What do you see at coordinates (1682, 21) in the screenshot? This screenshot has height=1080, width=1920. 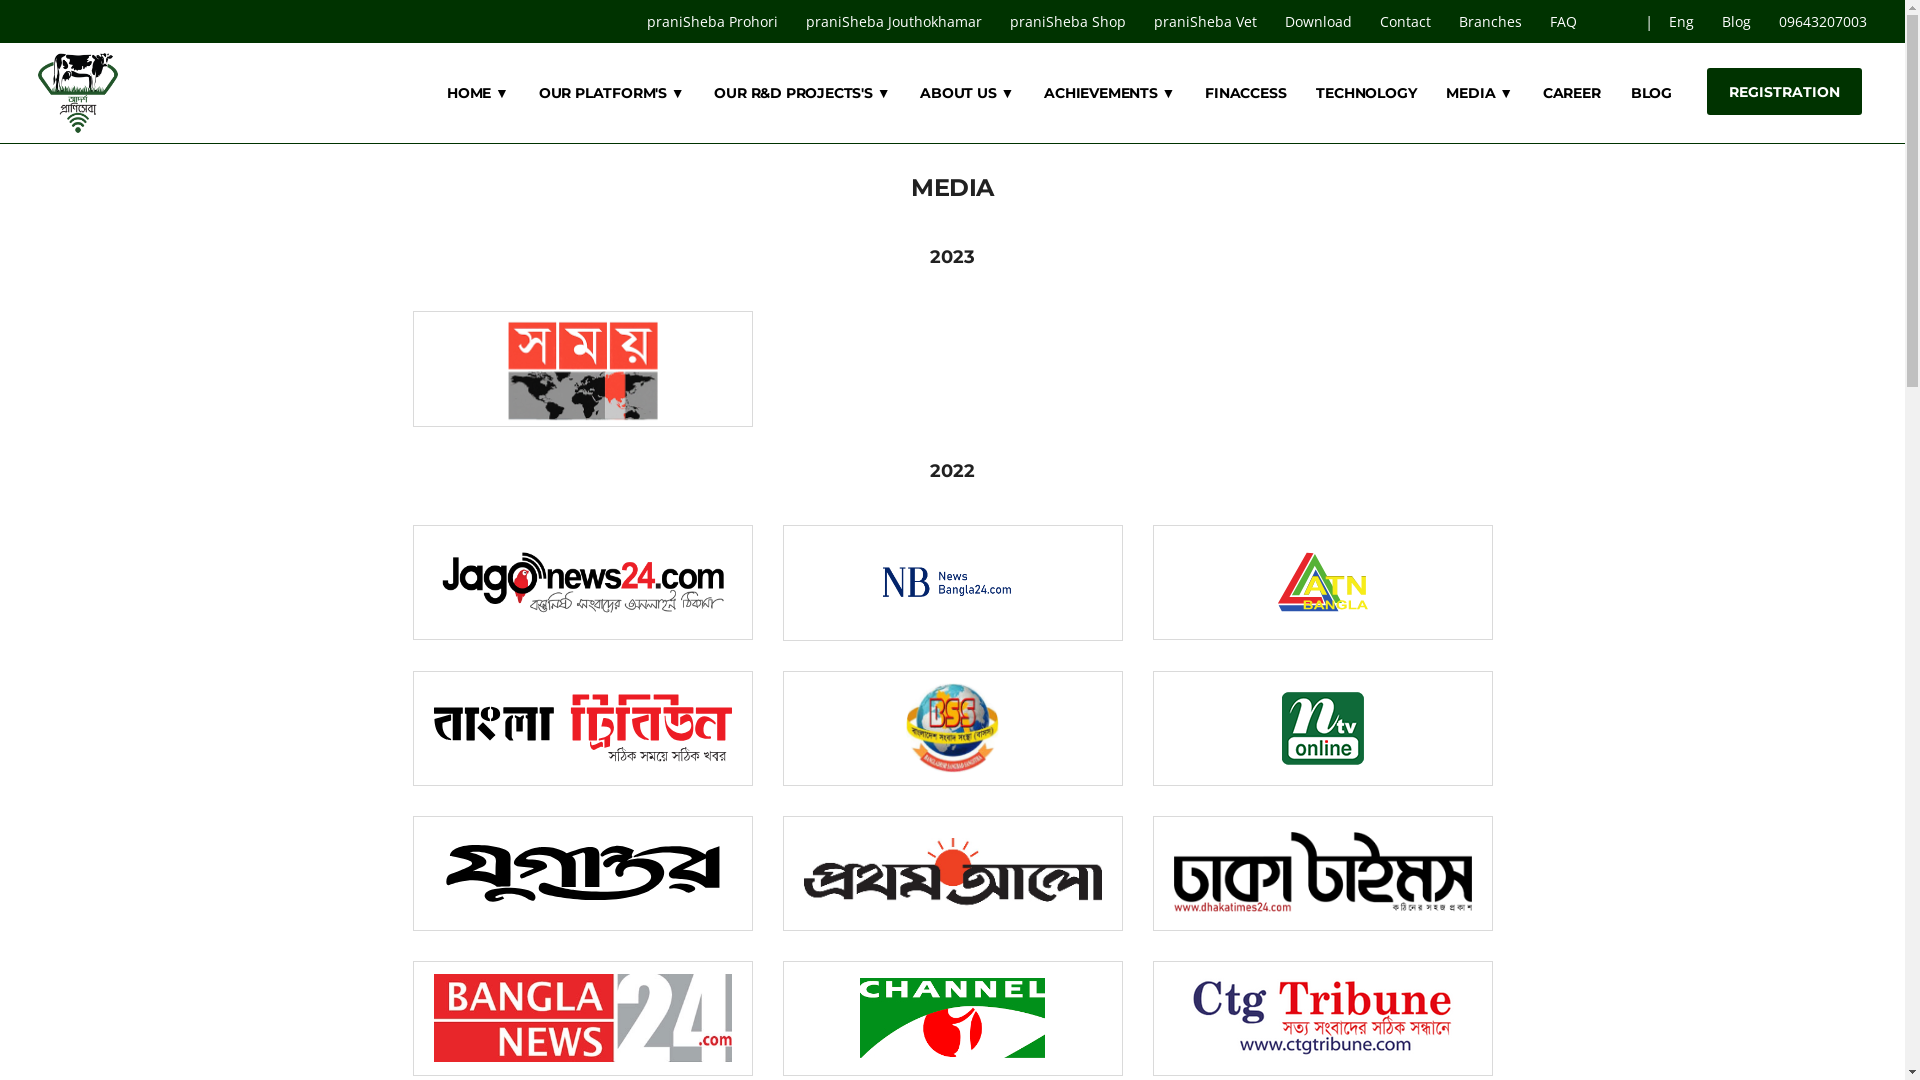 I see `'Eng'` at bounding box center [1682, 21].